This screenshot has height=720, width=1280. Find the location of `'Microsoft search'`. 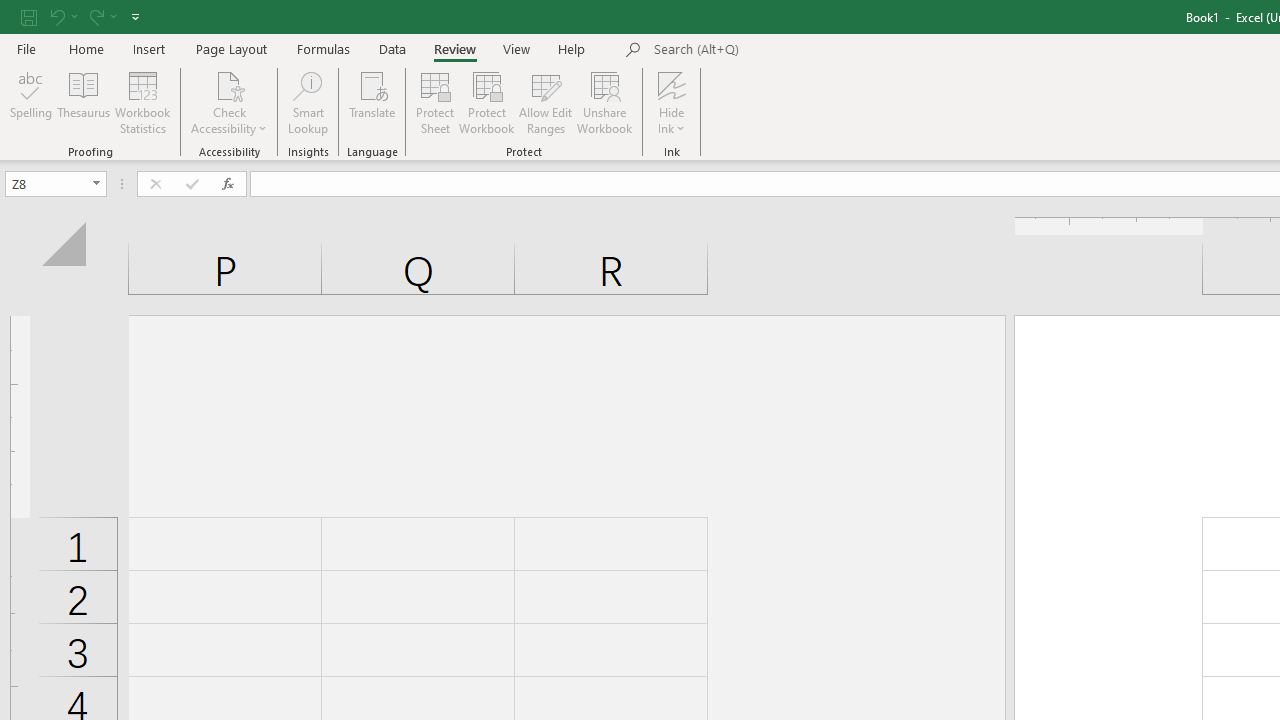

'Microsoft search' is located at coordinates (791, 49).